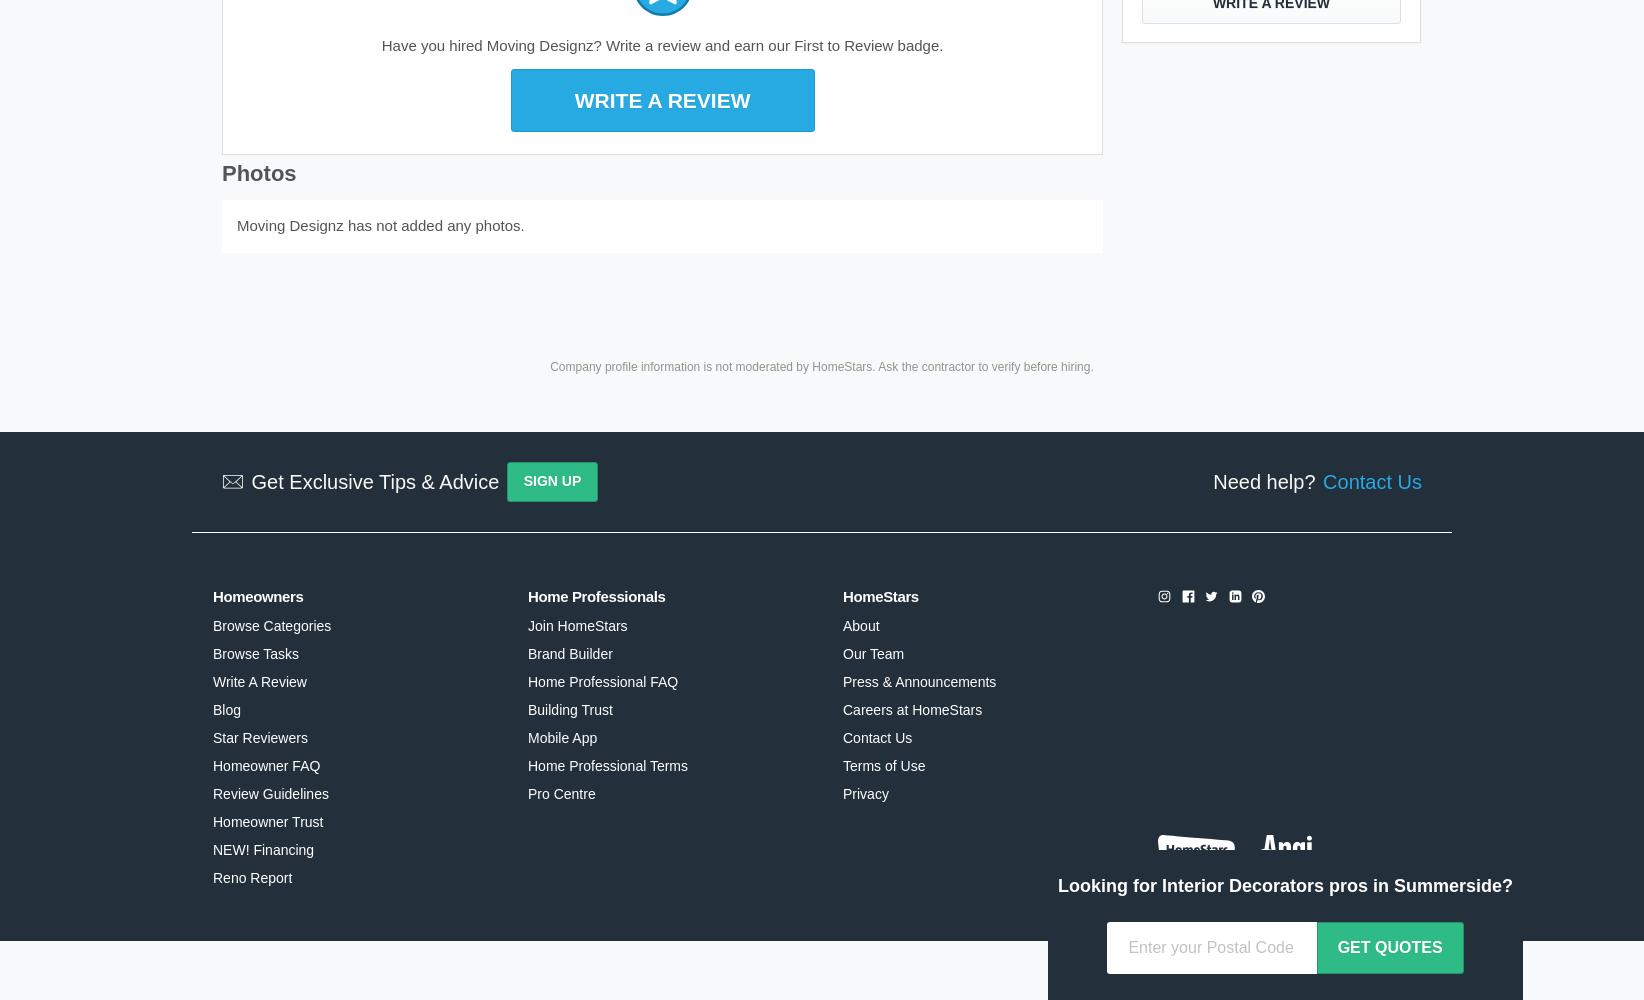 The image size is (1644, 1000). What do you see at coordinates (595, 594) in the screenshot?
I see `'Home Professionals'` at bounding box center [595, 594].